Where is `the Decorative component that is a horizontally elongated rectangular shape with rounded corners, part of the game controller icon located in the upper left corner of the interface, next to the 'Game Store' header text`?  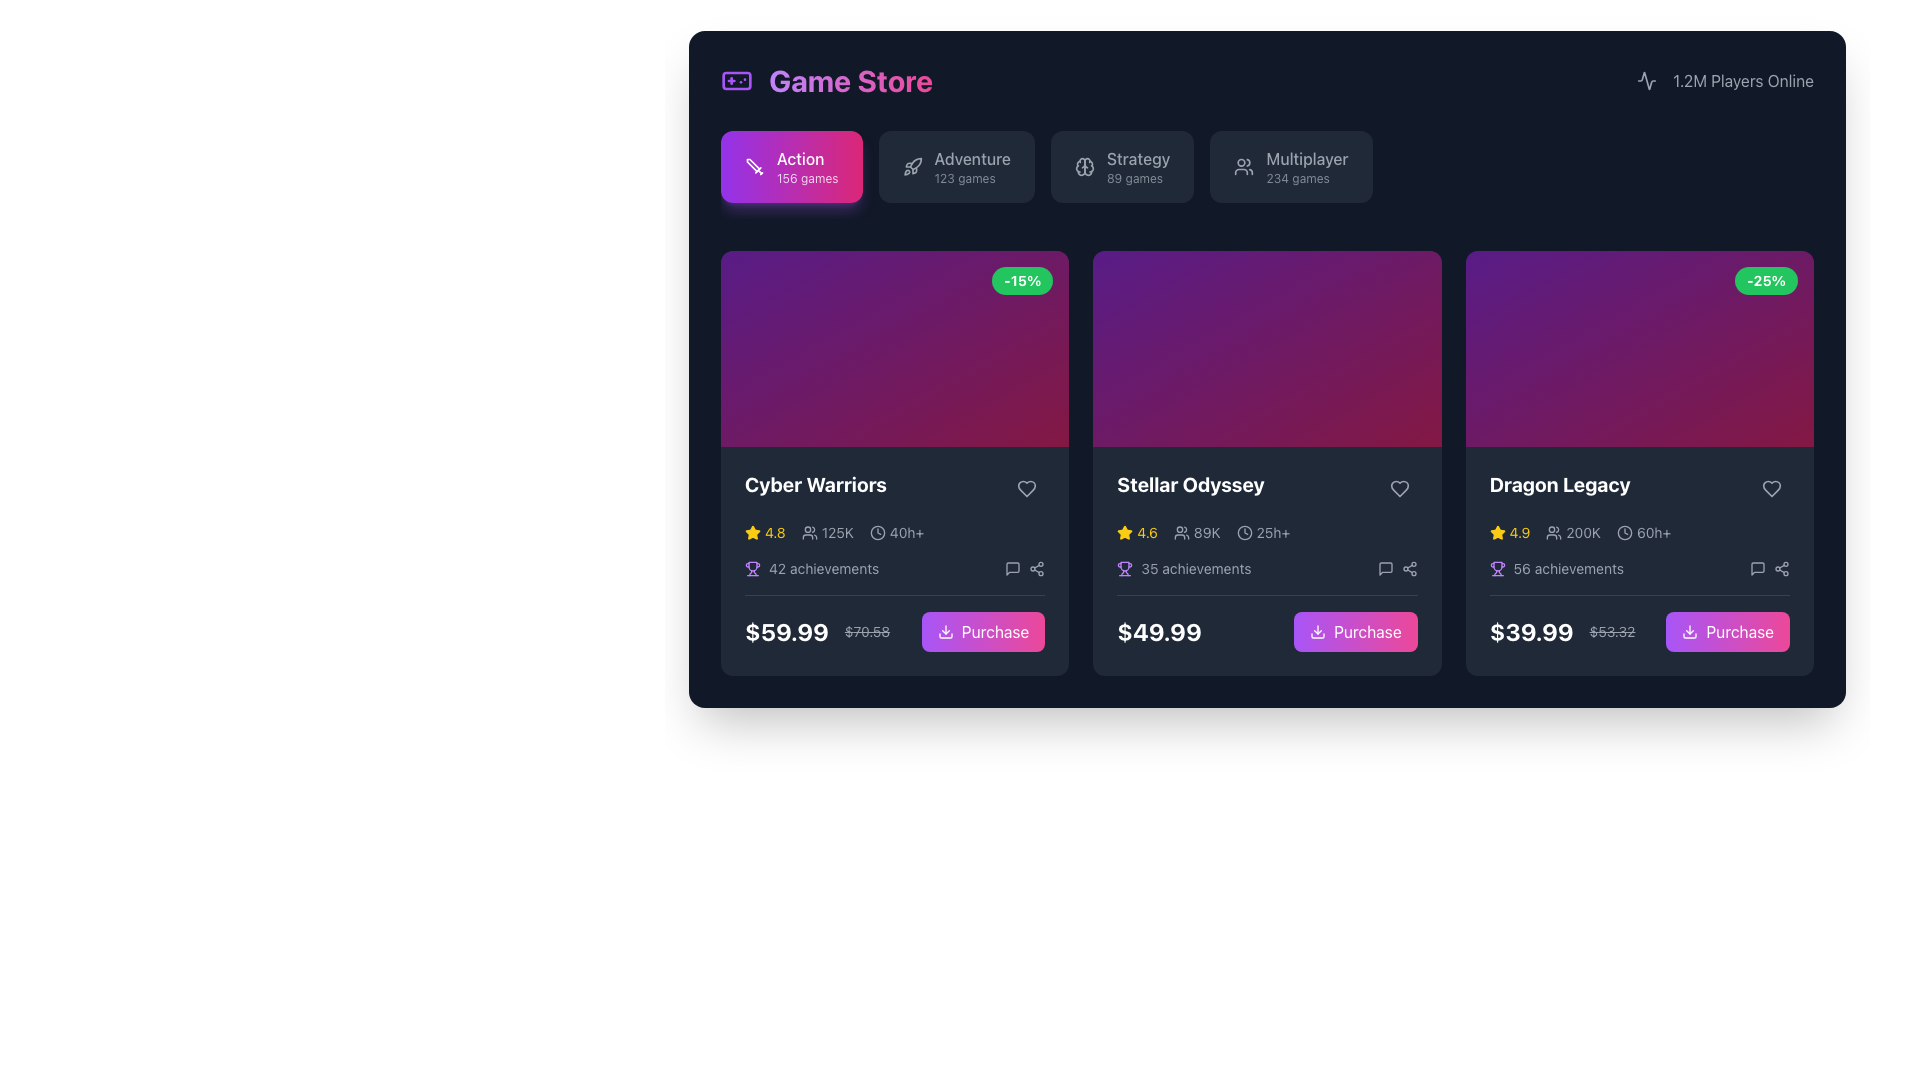
the Decorative component that is a horizontally elongated rectangular shape with rounded corners, part of the game controller icon located in the upper left corner of the interface, next to the 'Game Store' header text is located at coordinates (736, 80).